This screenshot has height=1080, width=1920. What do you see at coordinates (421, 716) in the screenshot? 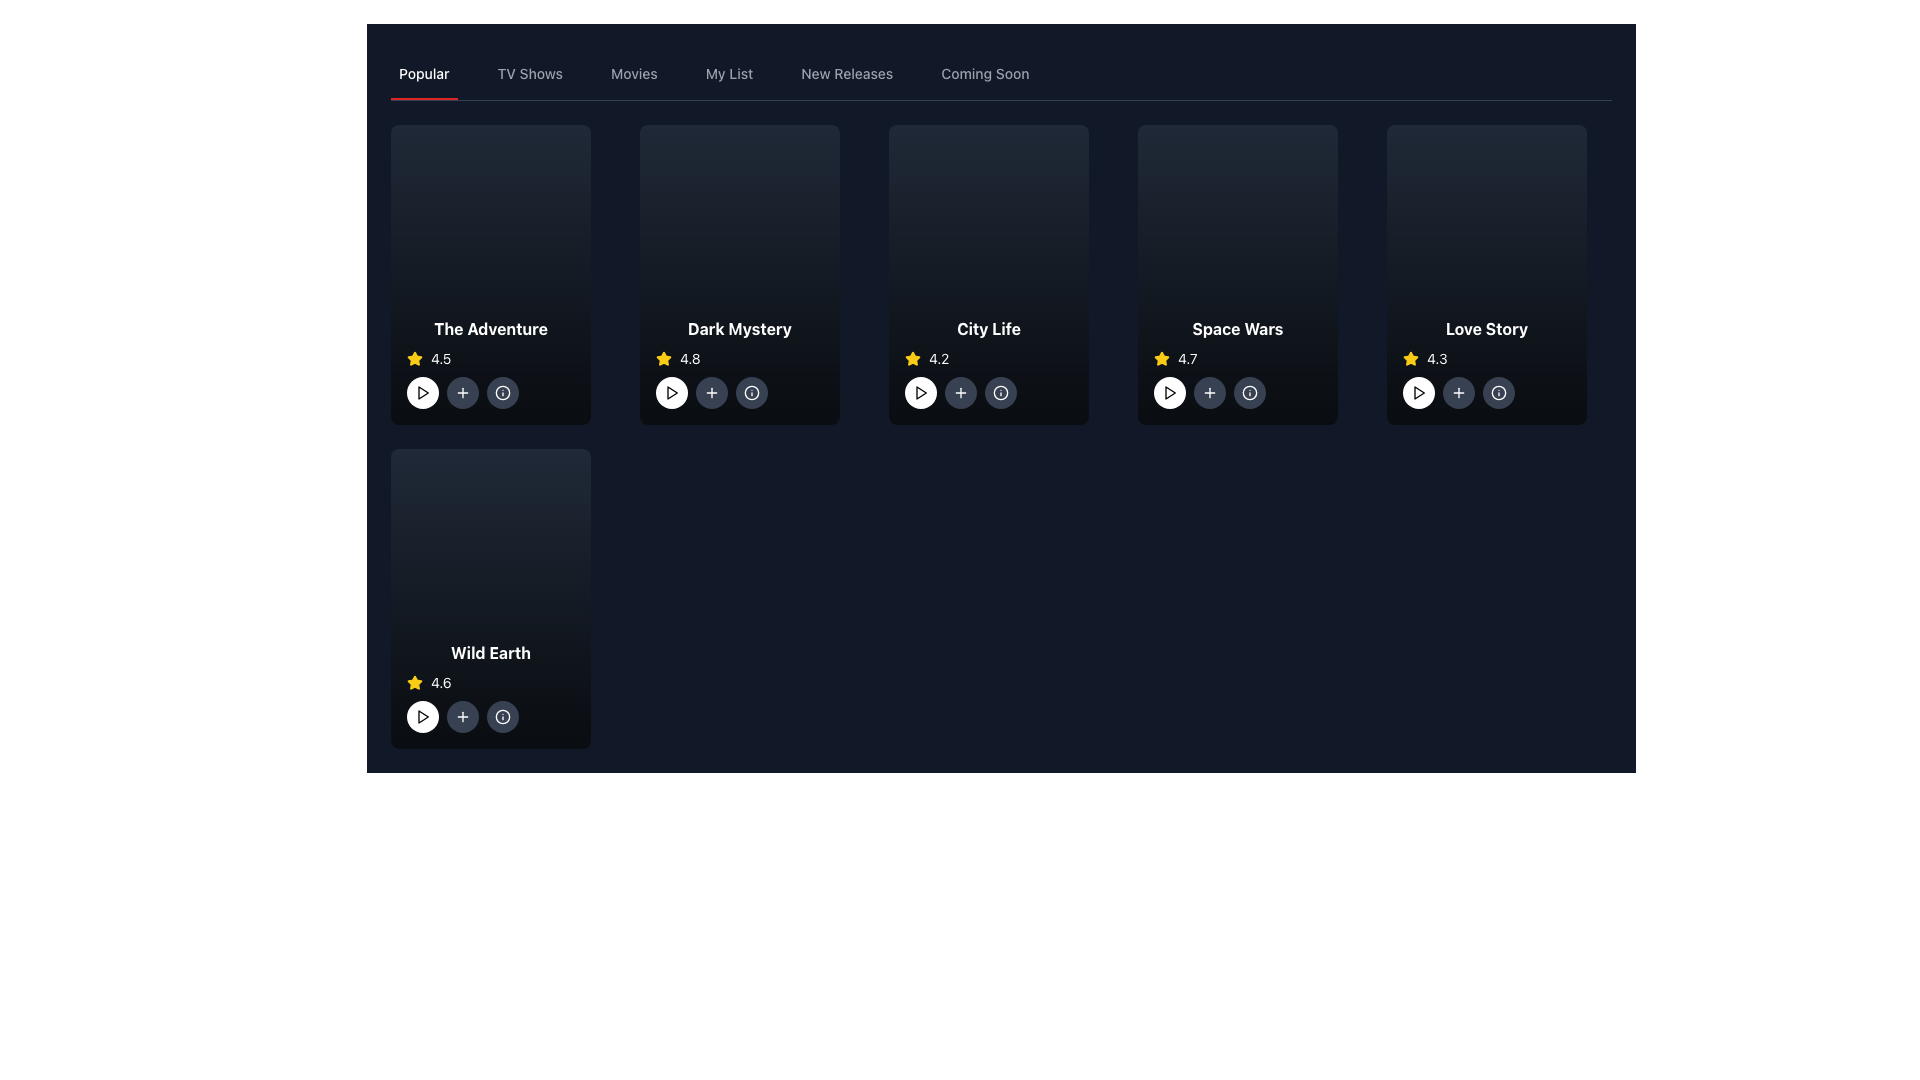
I see `the leftmost play button located at the bottom left of the media item card to initiate playback` at bounding box center [421, 716].